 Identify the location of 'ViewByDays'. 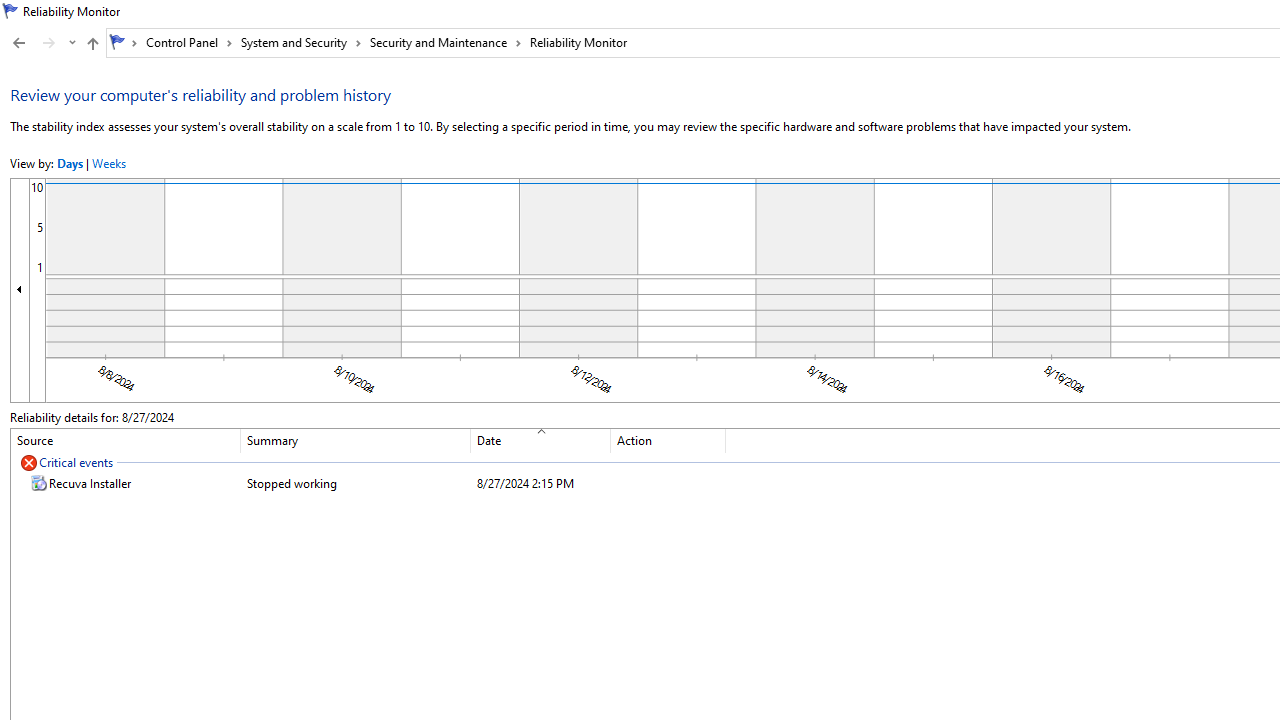
(70, 162).